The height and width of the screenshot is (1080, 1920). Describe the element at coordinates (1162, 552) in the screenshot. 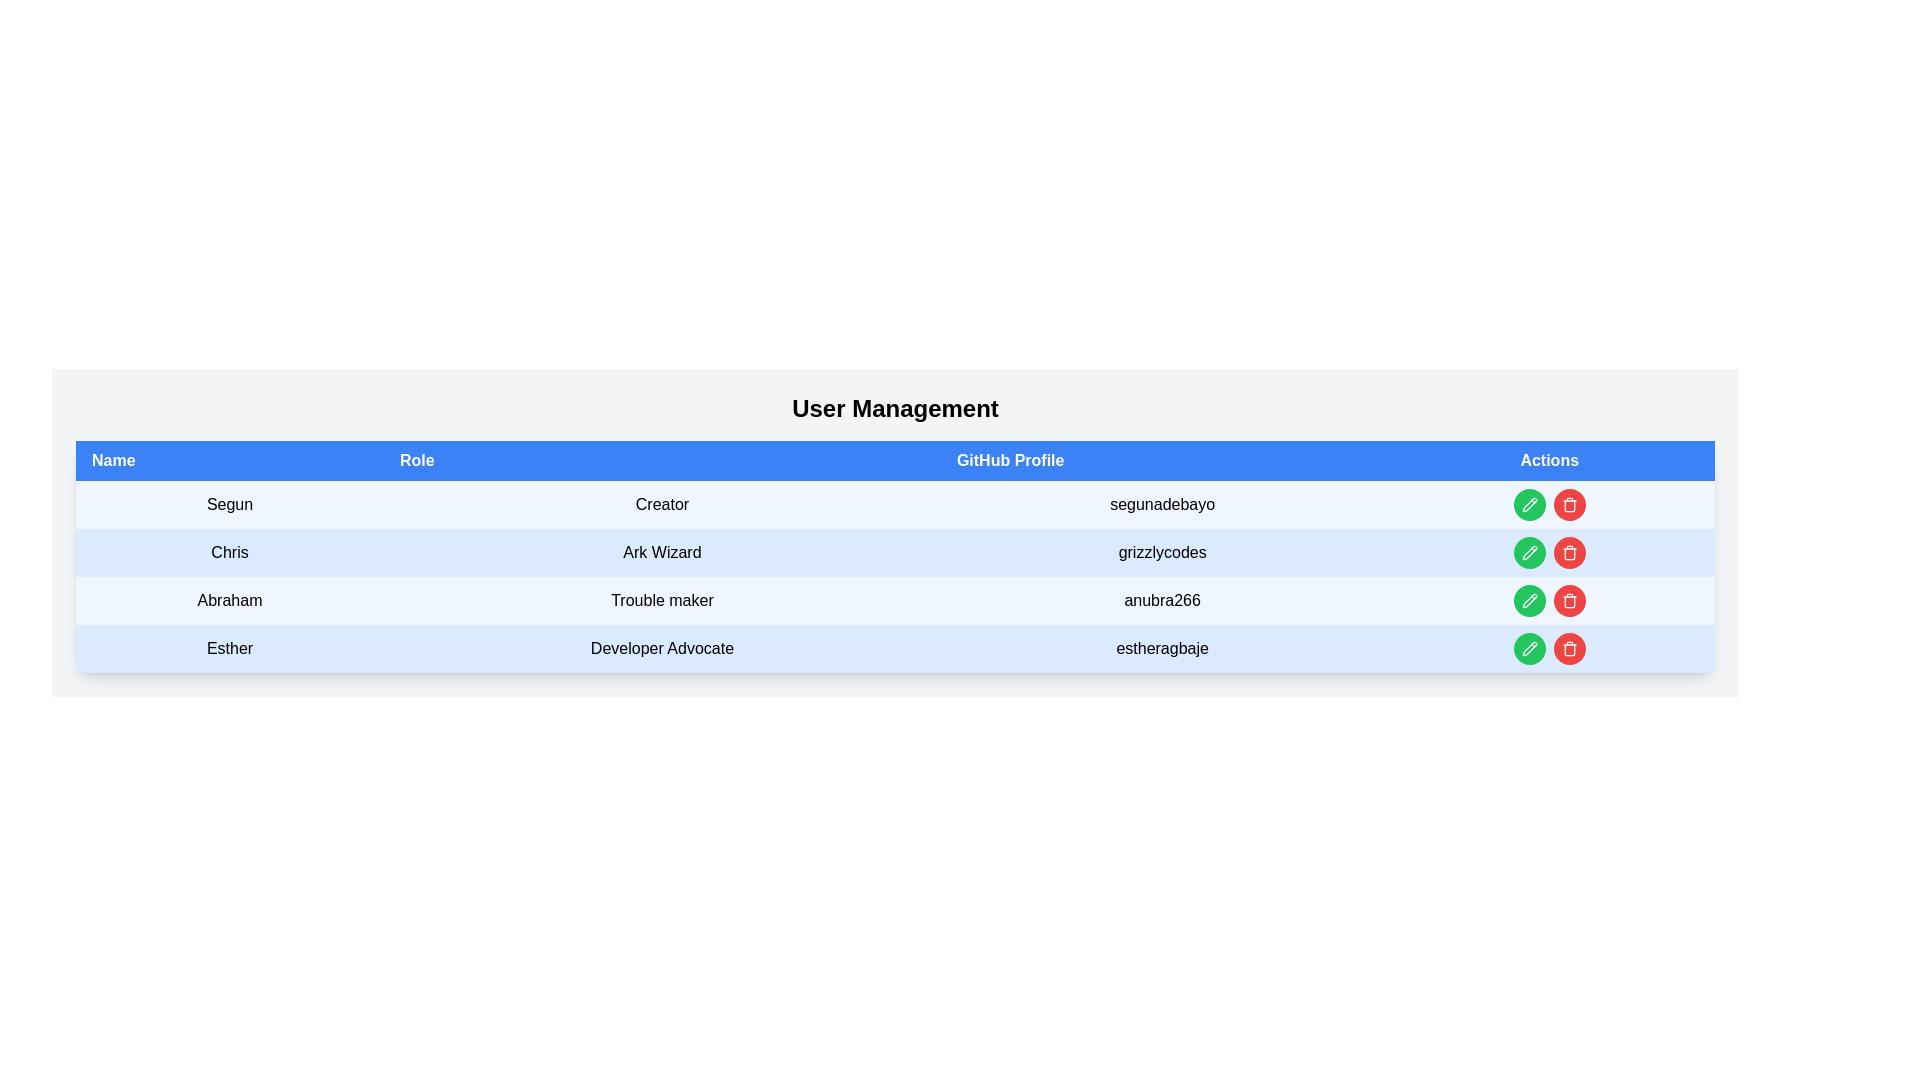

I see `the Text label displaying the GitHub profile identifier or username for the user 'Chris' in the user management table` at that location.